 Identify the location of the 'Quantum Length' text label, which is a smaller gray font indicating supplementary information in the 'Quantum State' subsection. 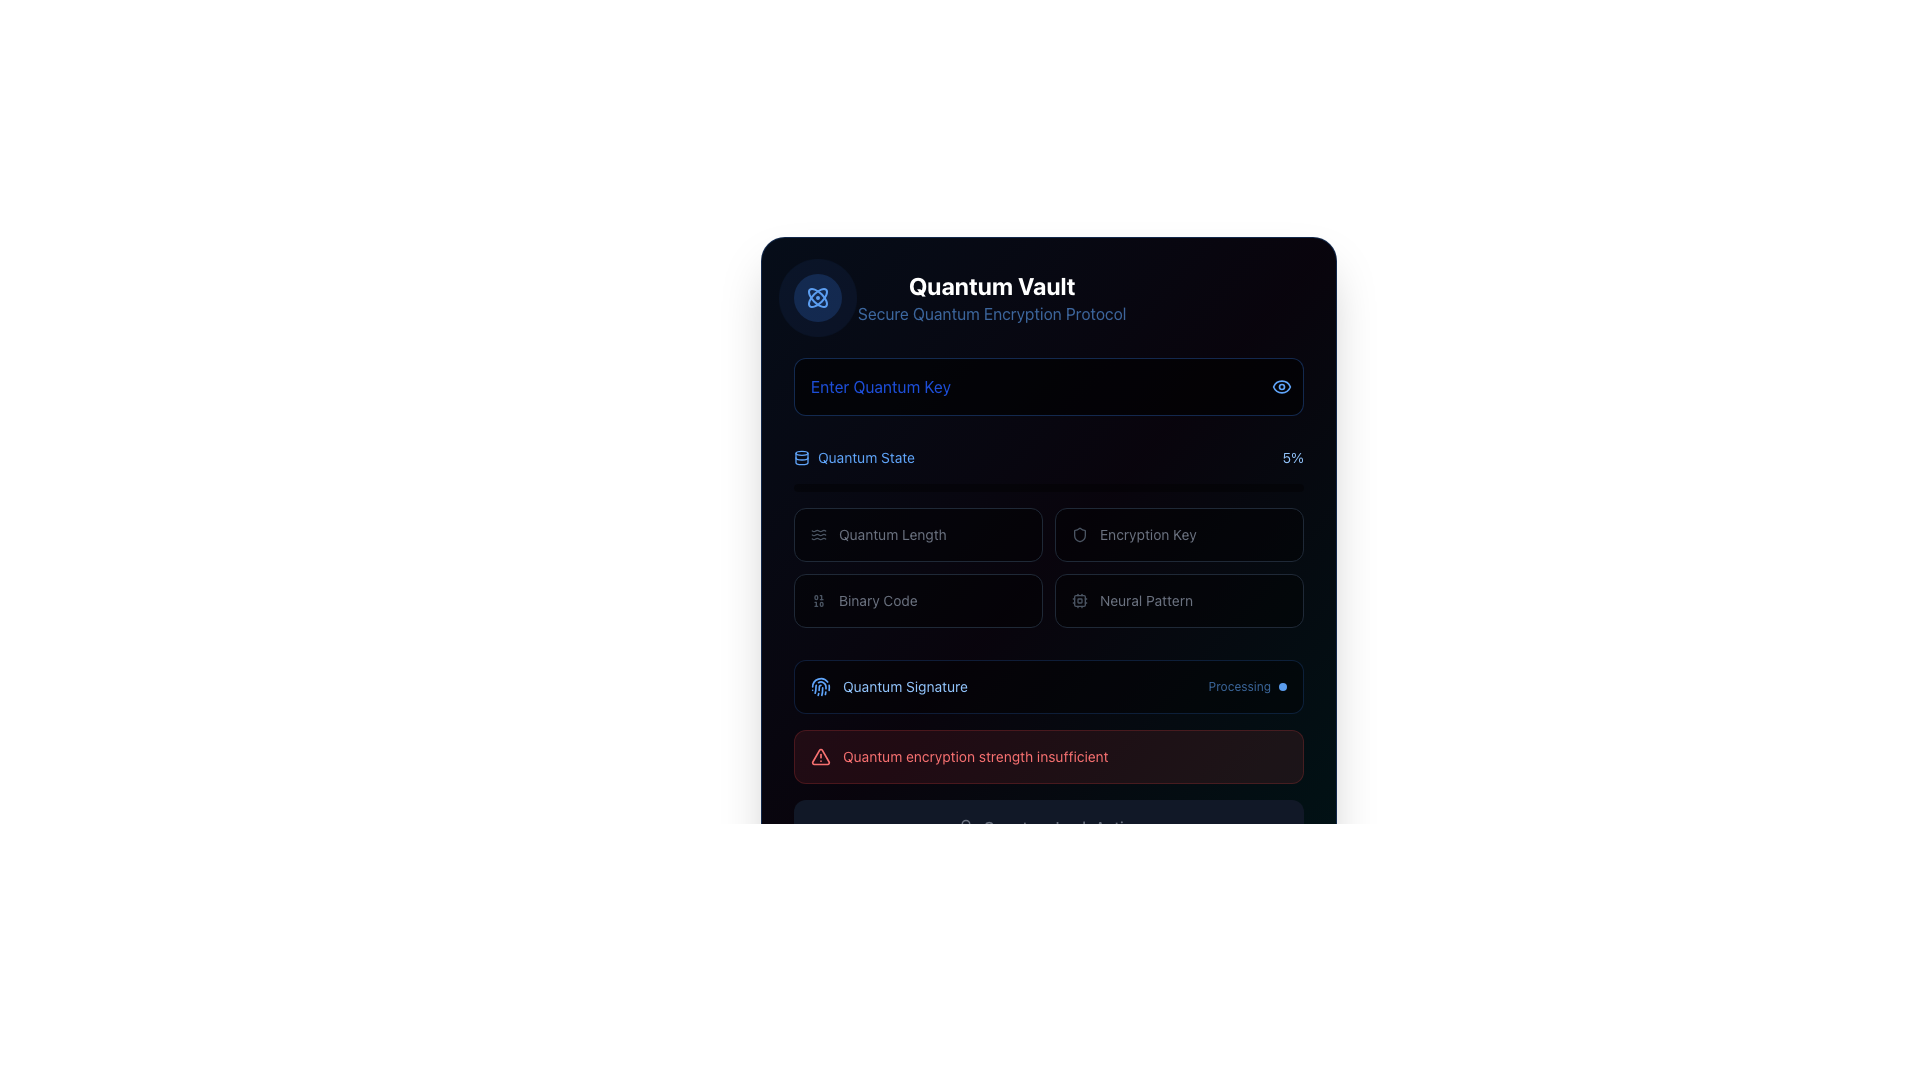
(891, 534).